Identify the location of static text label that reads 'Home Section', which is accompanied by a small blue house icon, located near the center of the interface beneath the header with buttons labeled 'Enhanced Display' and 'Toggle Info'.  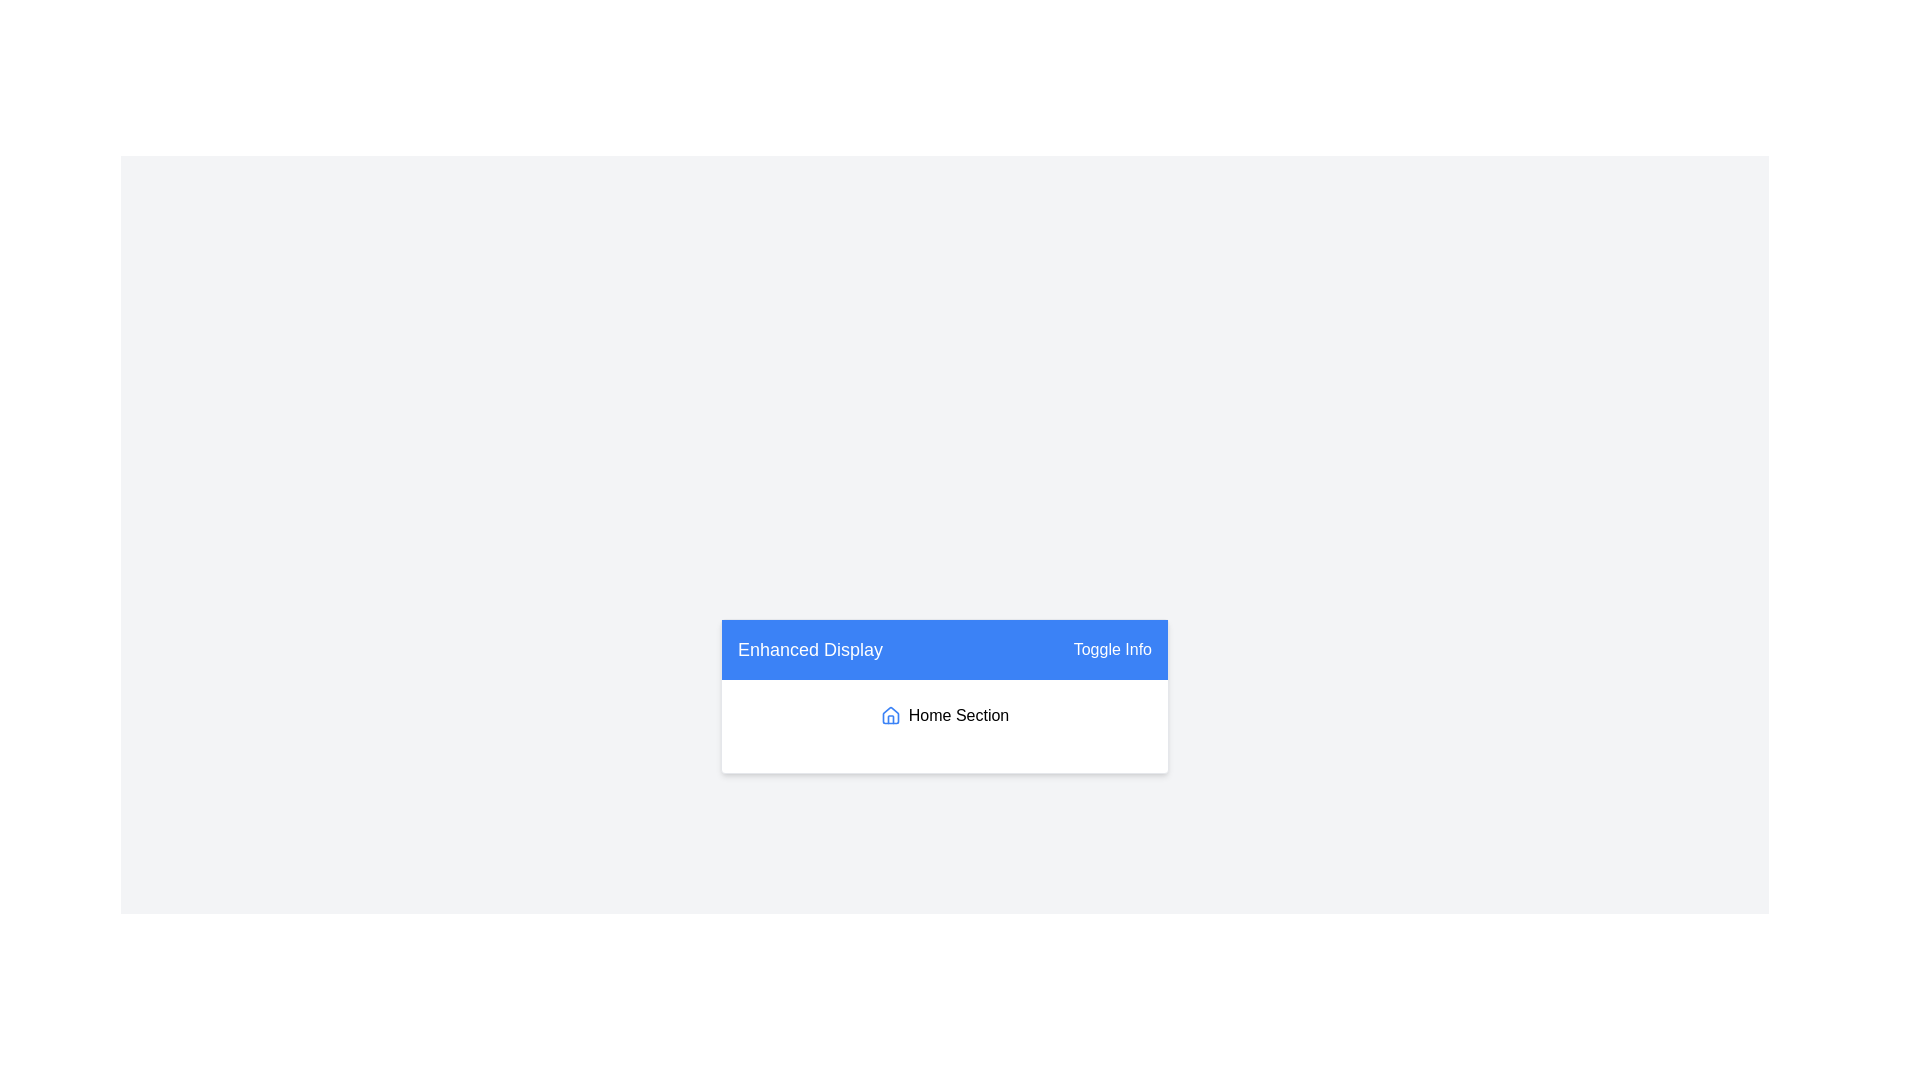
(944, 716).